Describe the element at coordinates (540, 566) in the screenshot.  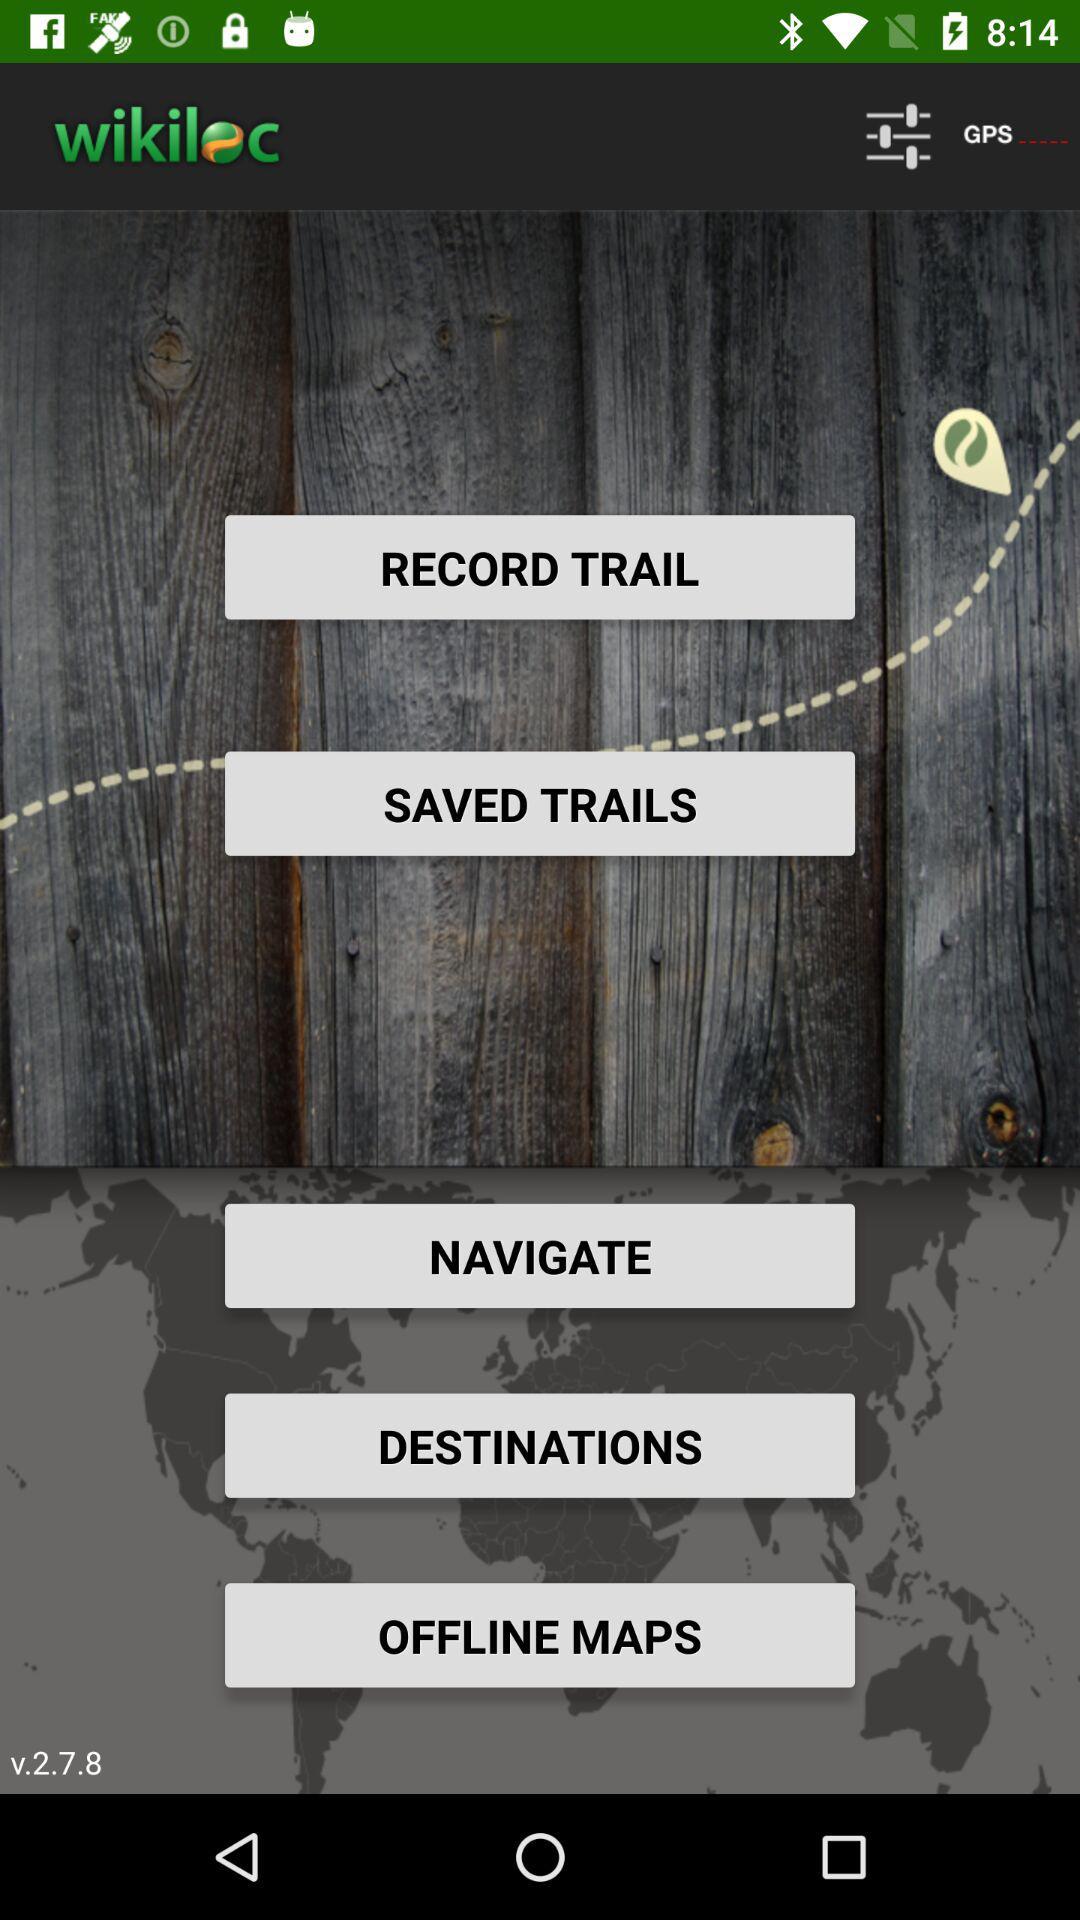
I see `the record trail item` at that location.